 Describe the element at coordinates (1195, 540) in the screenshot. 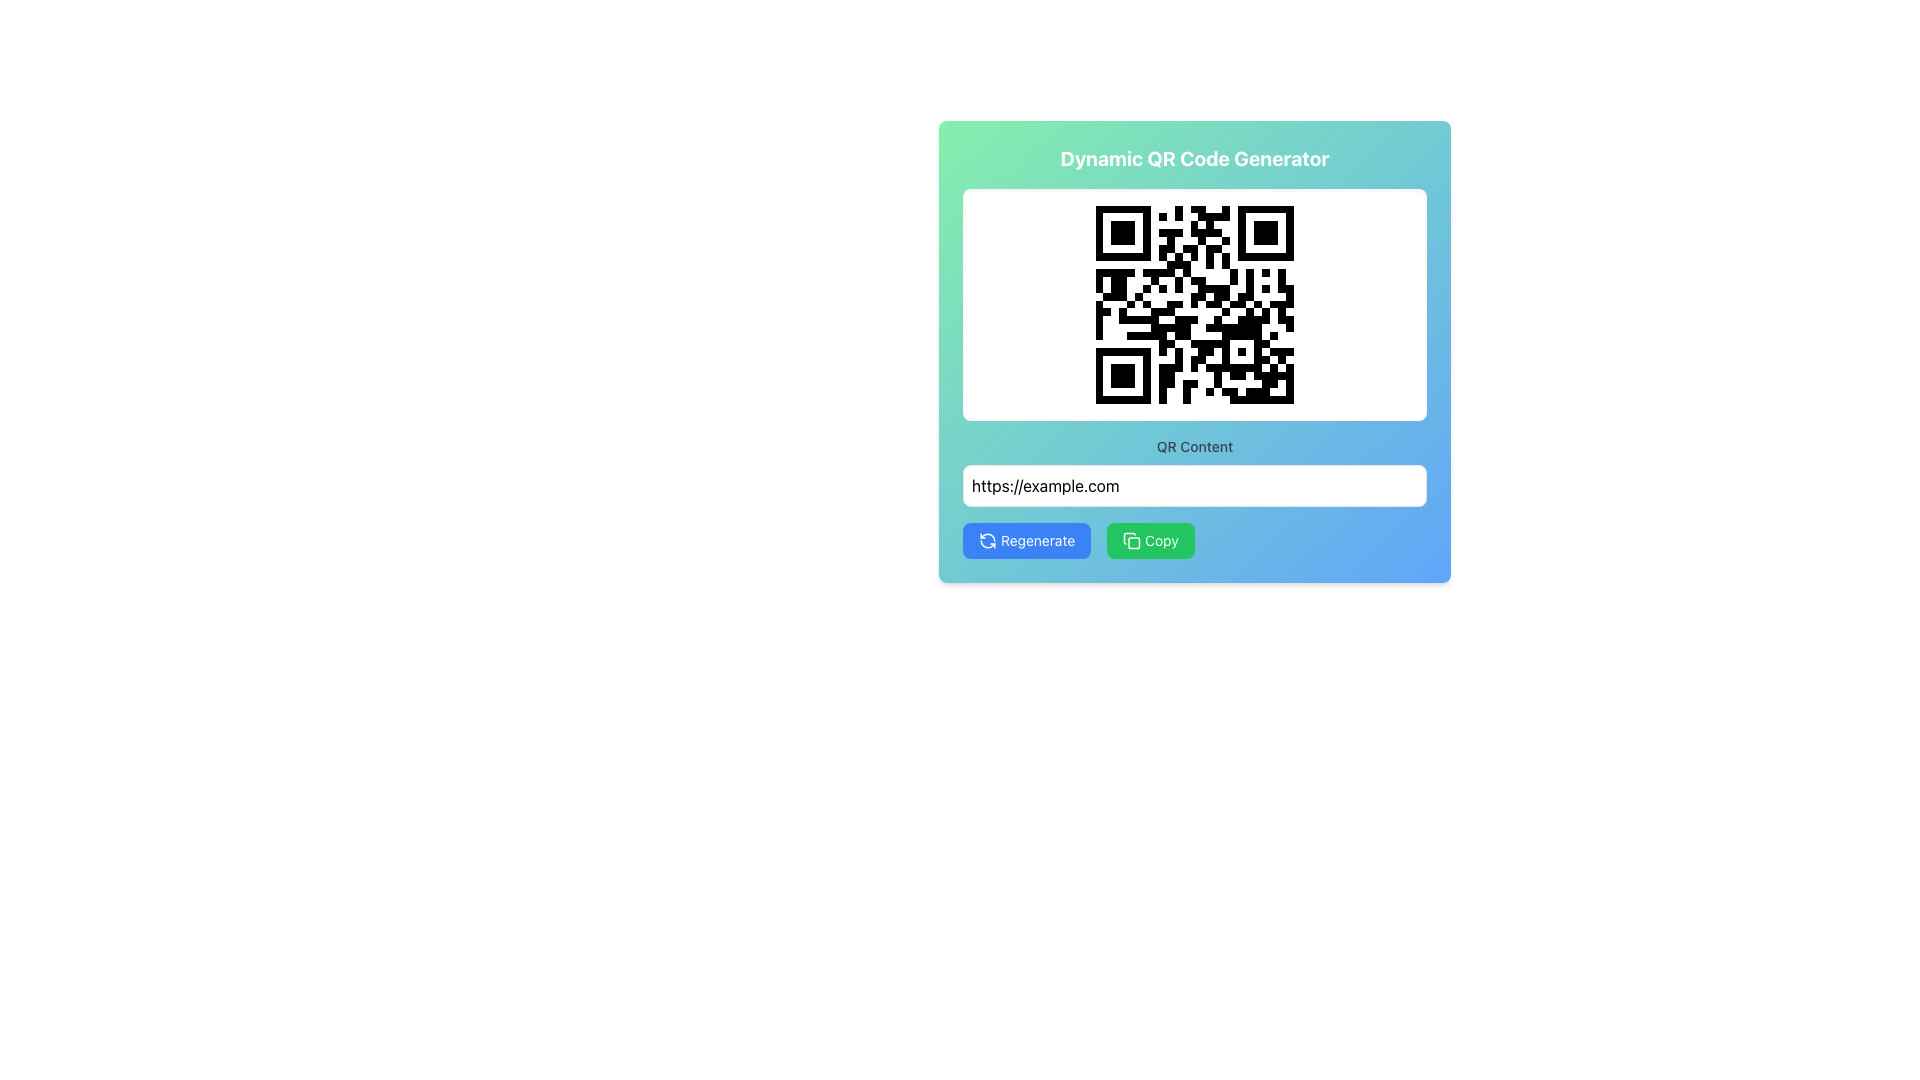

I see `the green 'Copy' button with rounded corners, which is located to the right of the 'Regenerate' button` at that location.